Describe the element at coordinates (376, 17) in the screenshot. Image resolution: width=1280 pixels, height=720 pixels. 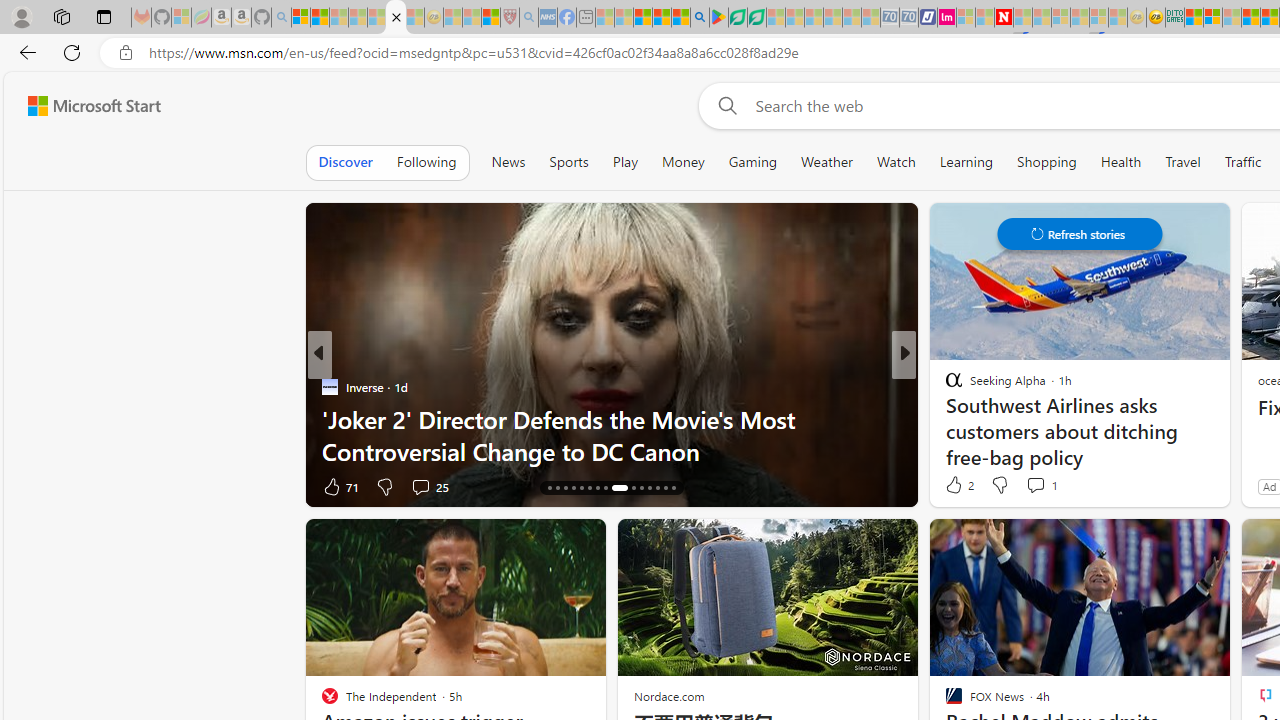
I see `'New Report Confirms 2023 Was Record Hot | Watch - Sleeping'` at that location.